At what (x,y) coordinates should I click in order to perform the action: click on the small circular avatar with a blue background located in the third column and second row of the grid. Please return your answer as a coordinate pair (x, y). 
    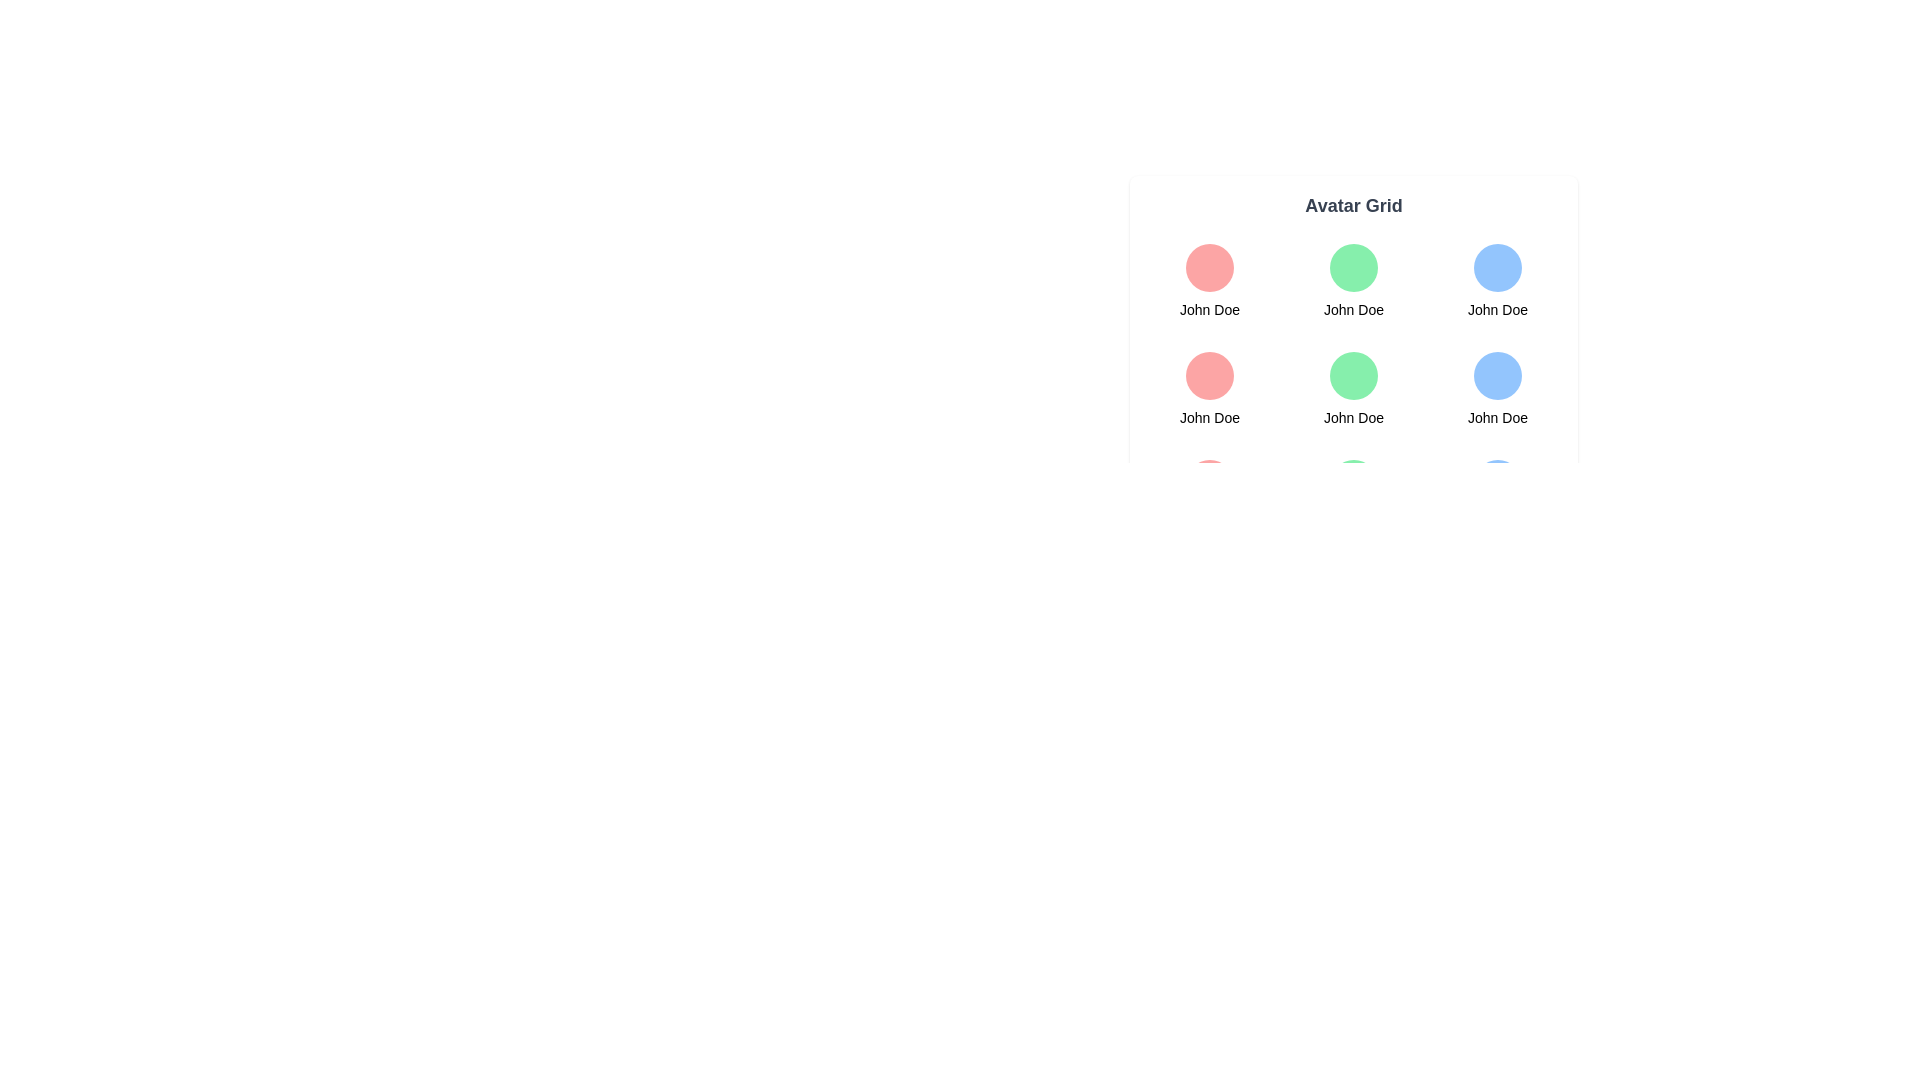
    Looking at the image, I should click on (1497, 375).